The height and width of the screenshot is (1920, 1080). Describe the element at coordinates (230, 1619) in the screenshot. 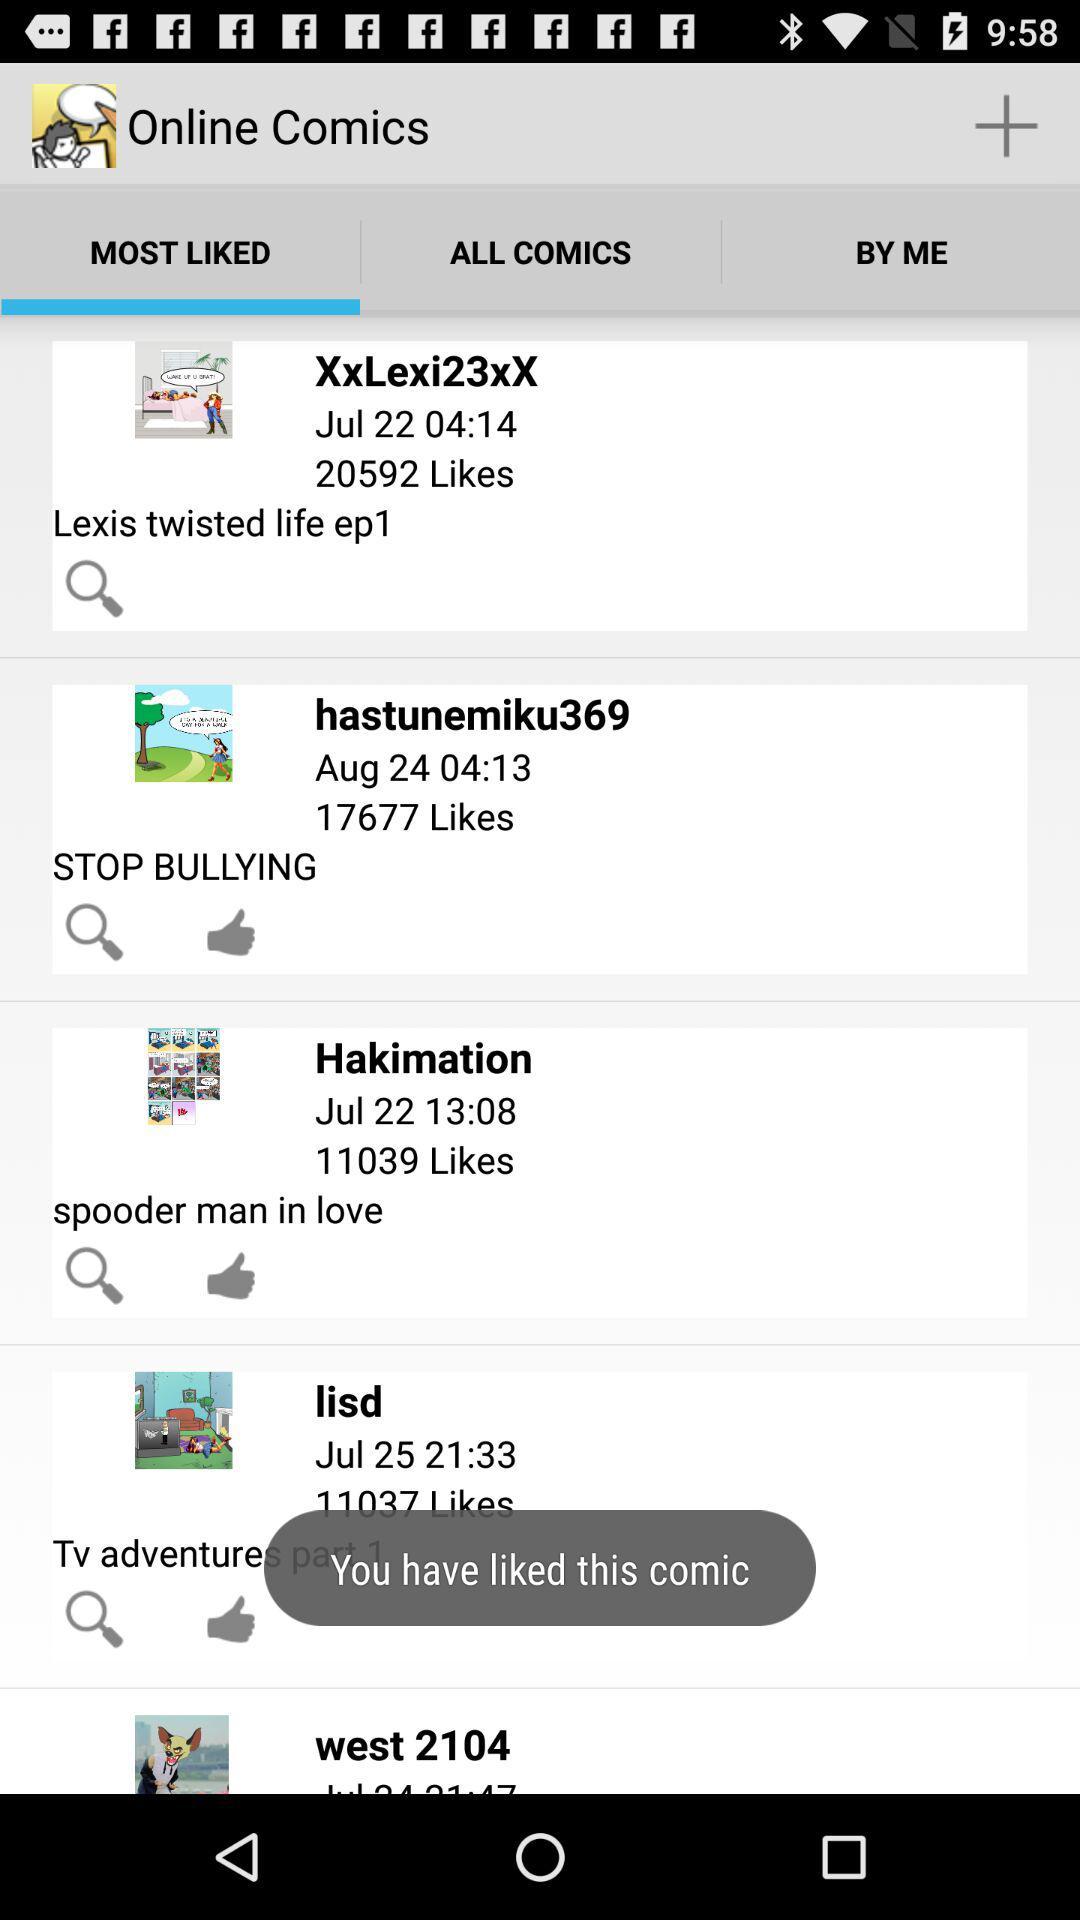

I see `creating funny meme cartoon comic anime and manga` at that location.